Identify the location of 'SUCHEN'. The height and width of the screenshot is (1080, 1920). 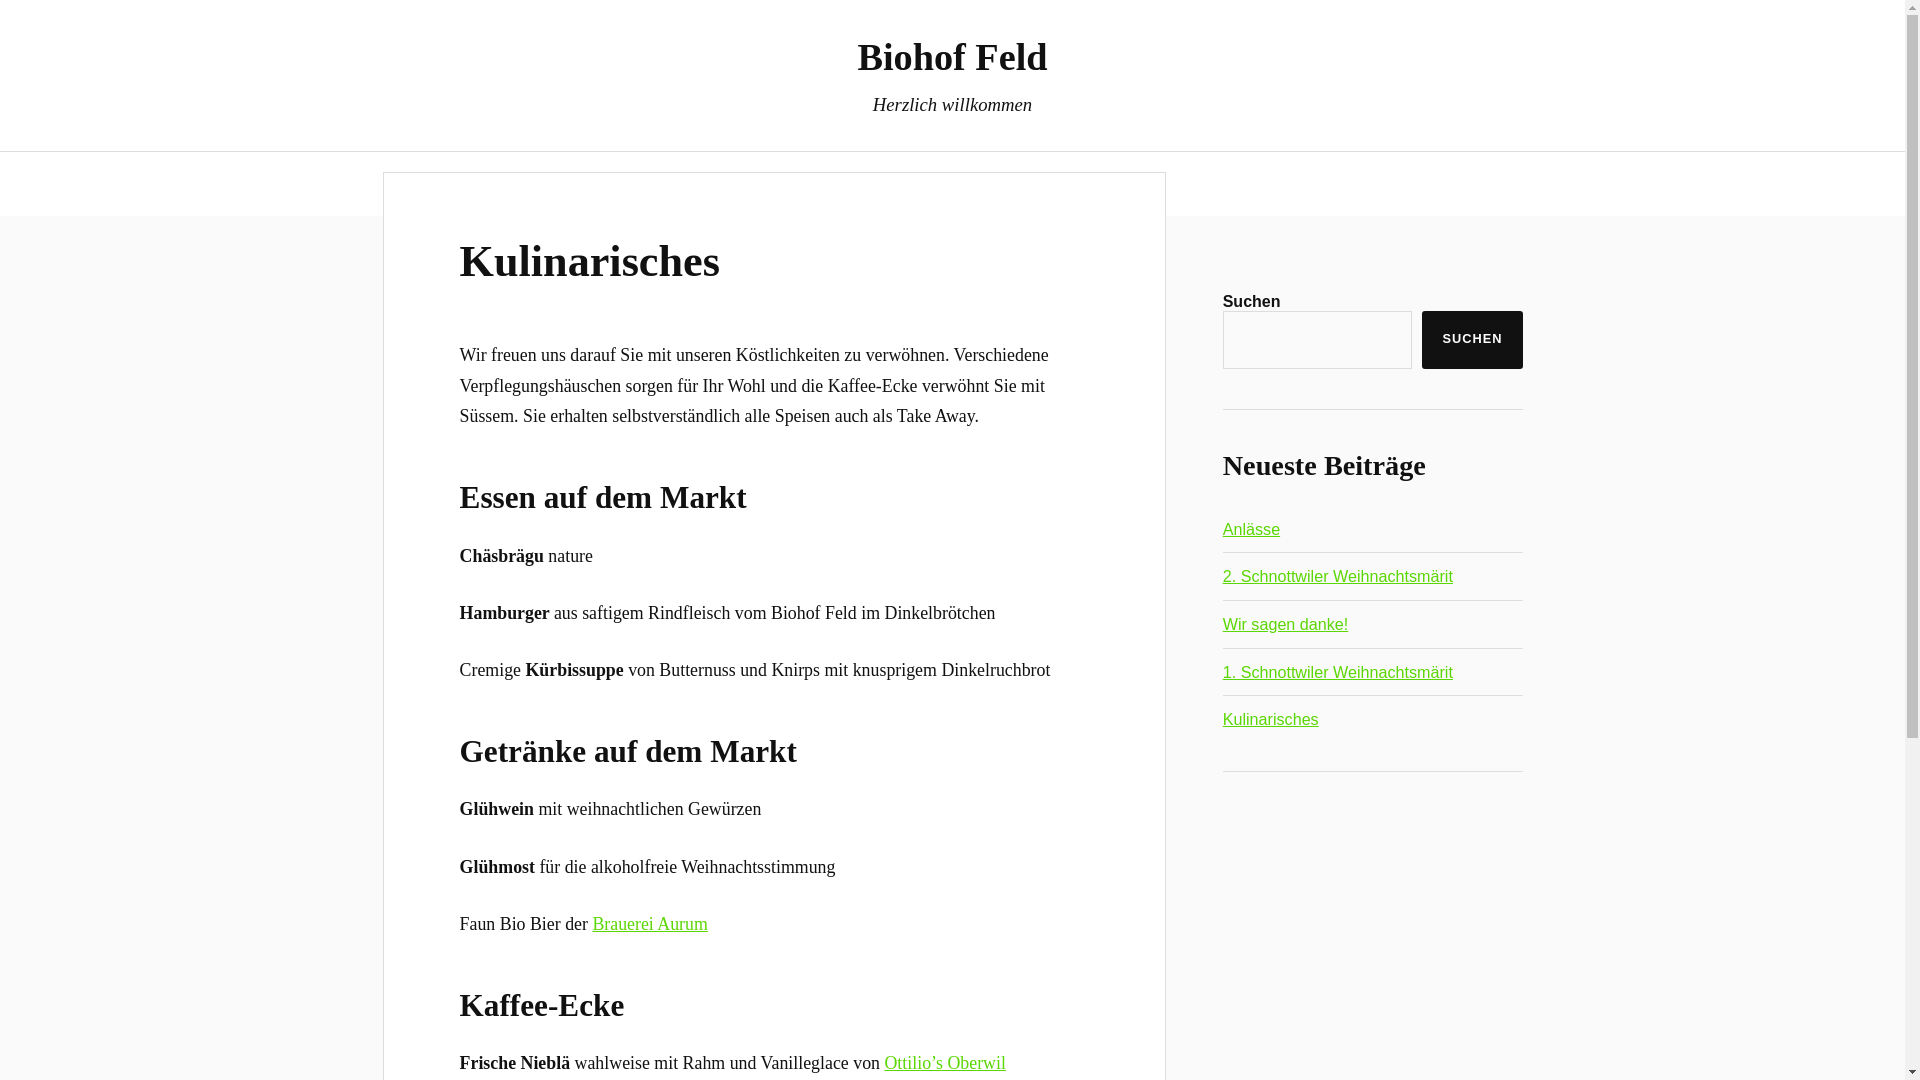
(1420, 338).